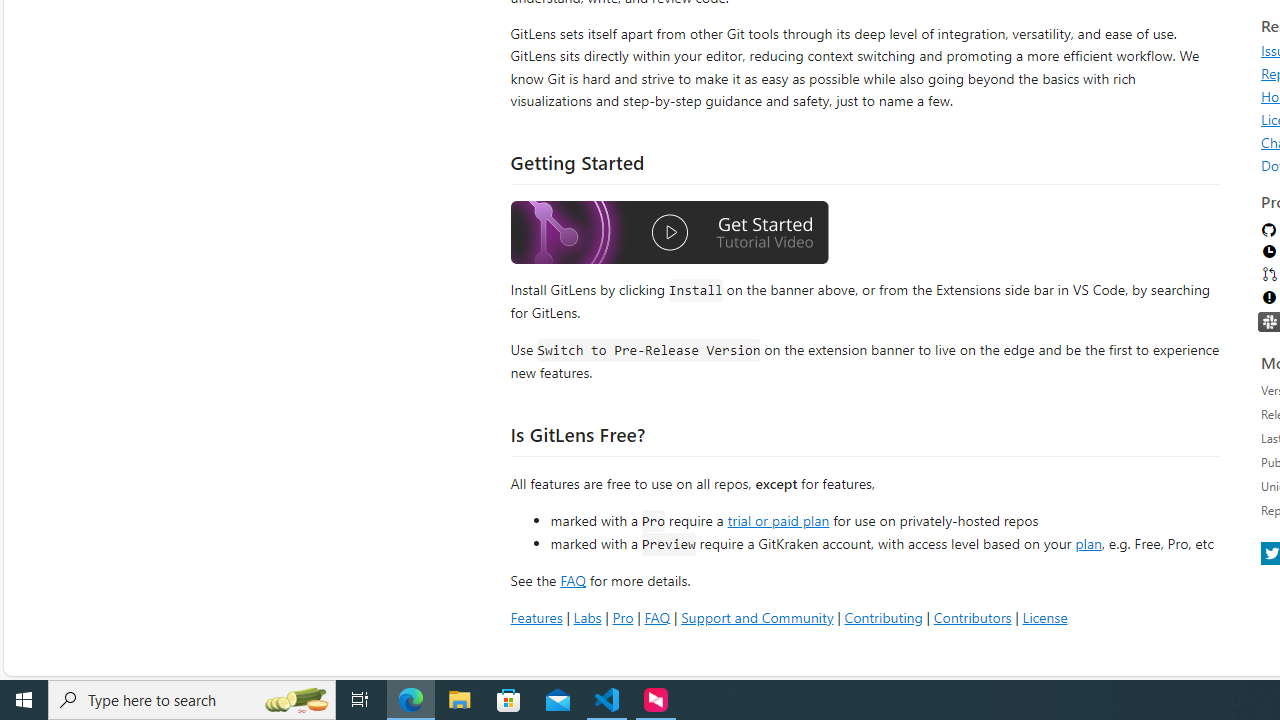 This screenshot has height=720, width=1280. What do you see at coordinates (756, 616) in the screenshot?
I see `'Support and Community'` at bounding box center [756, 616].